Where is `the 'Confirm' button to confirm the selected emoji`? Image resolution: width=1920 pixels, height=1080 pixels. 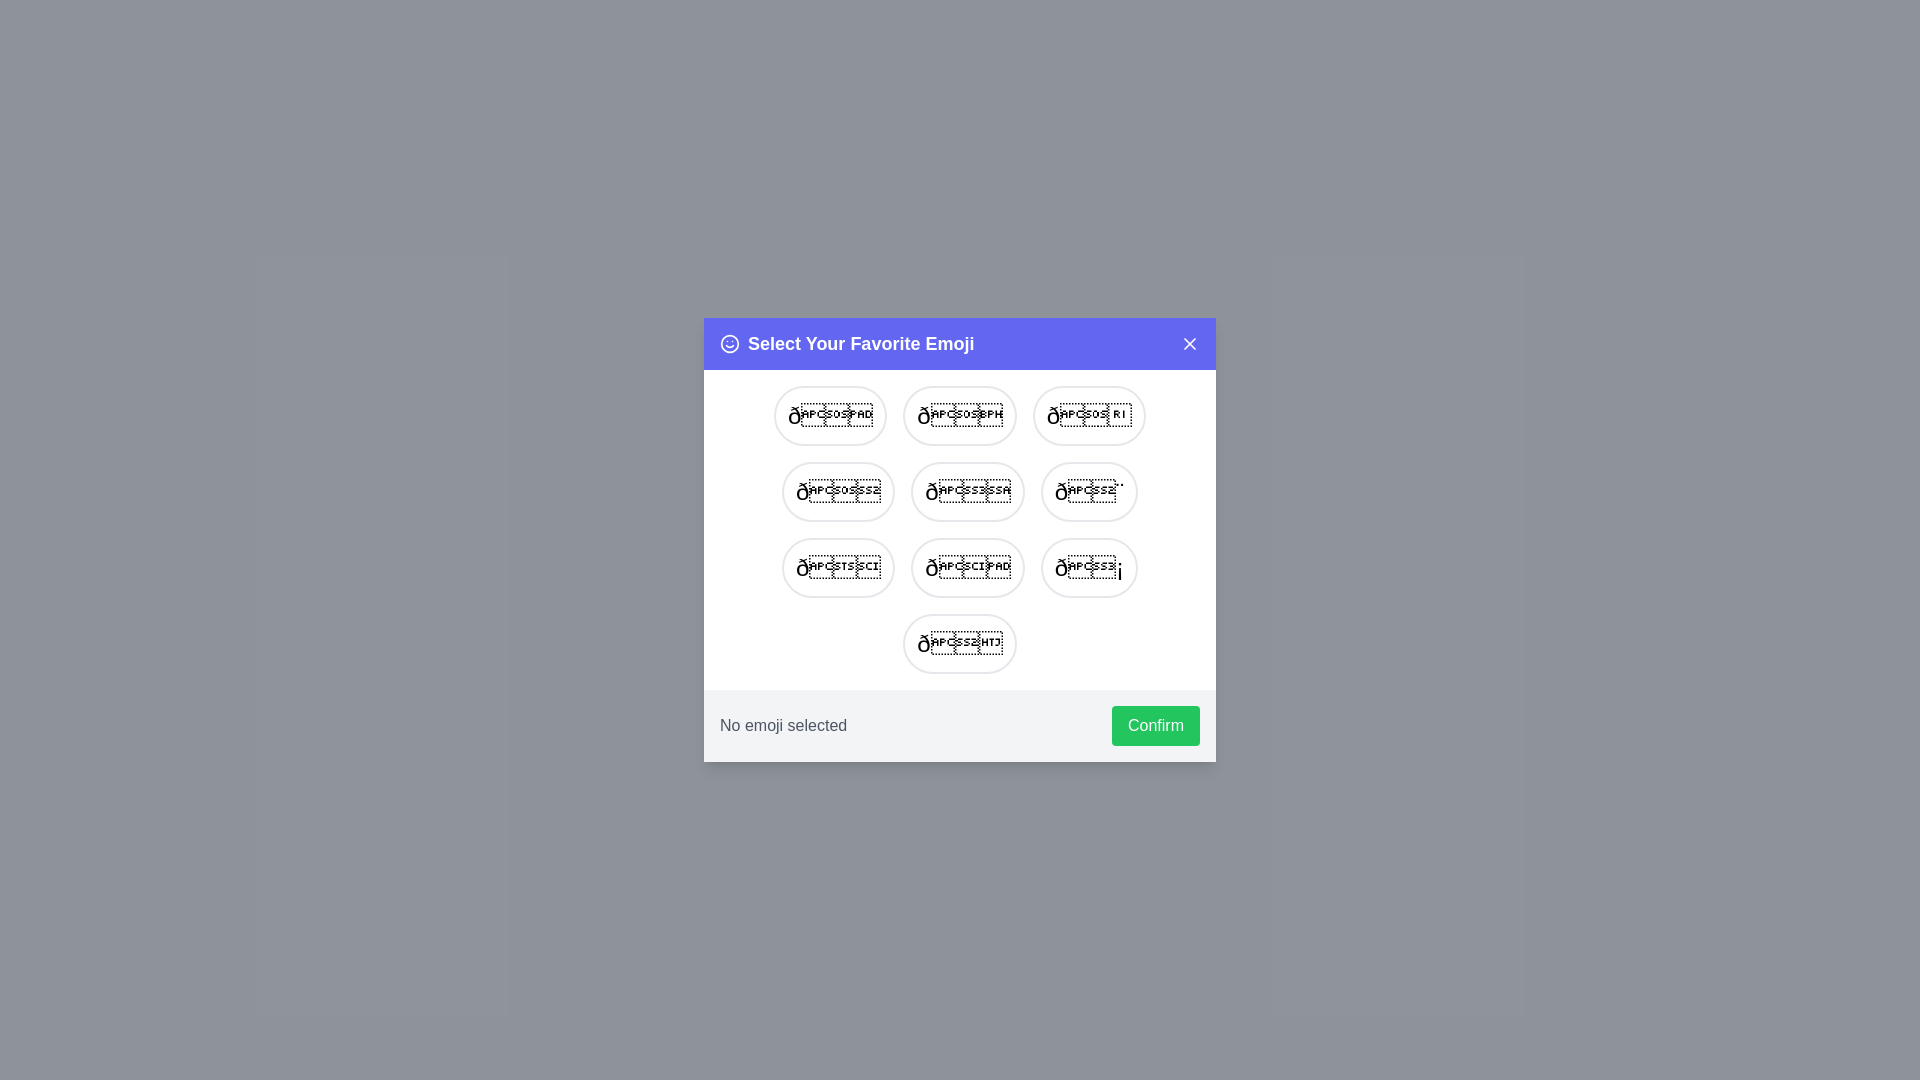 the 'Confirm' button to confirm the selected emoji is located at coordinates (1156, 725).